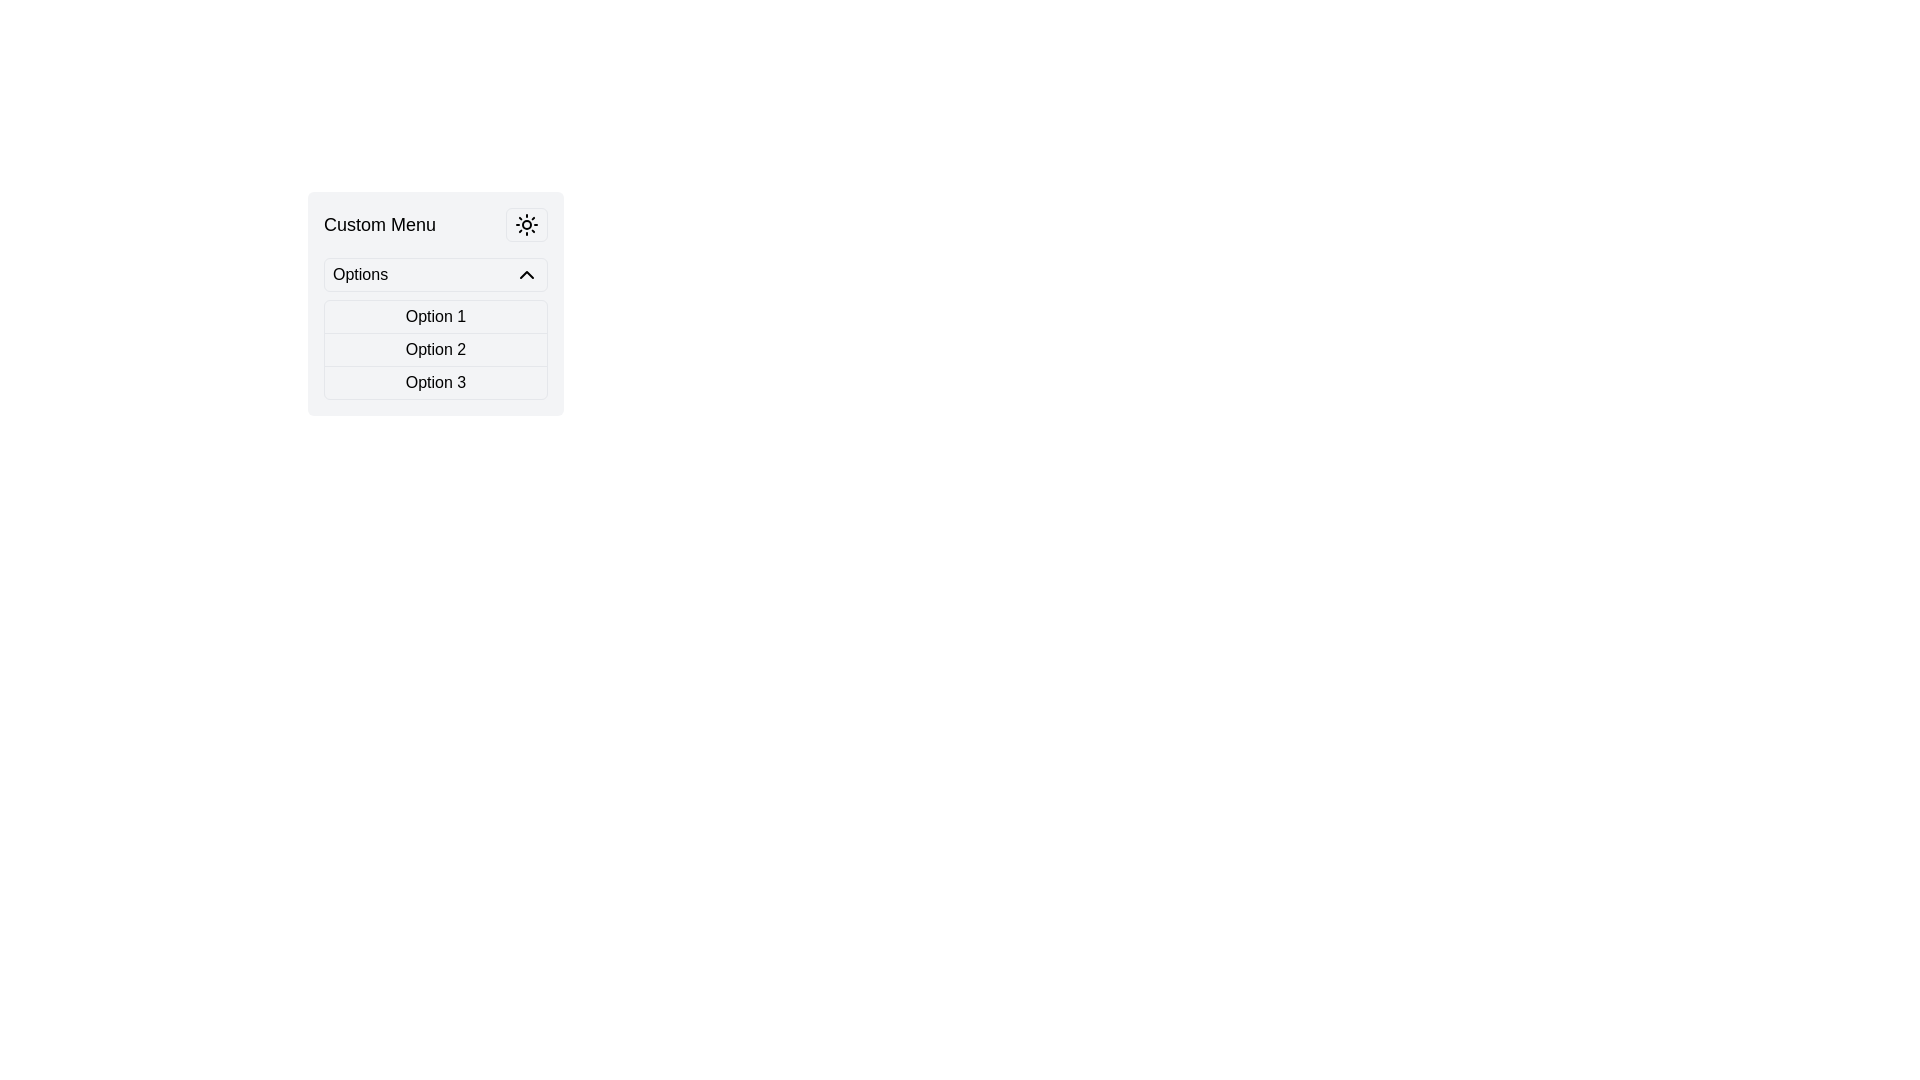 The width and height of the screenshot is (1920, 1080). I want to click on the small, rounded rectangular button with a sun icon in the top-right corner of the 'Custom Menu' section, so click(527, 224).